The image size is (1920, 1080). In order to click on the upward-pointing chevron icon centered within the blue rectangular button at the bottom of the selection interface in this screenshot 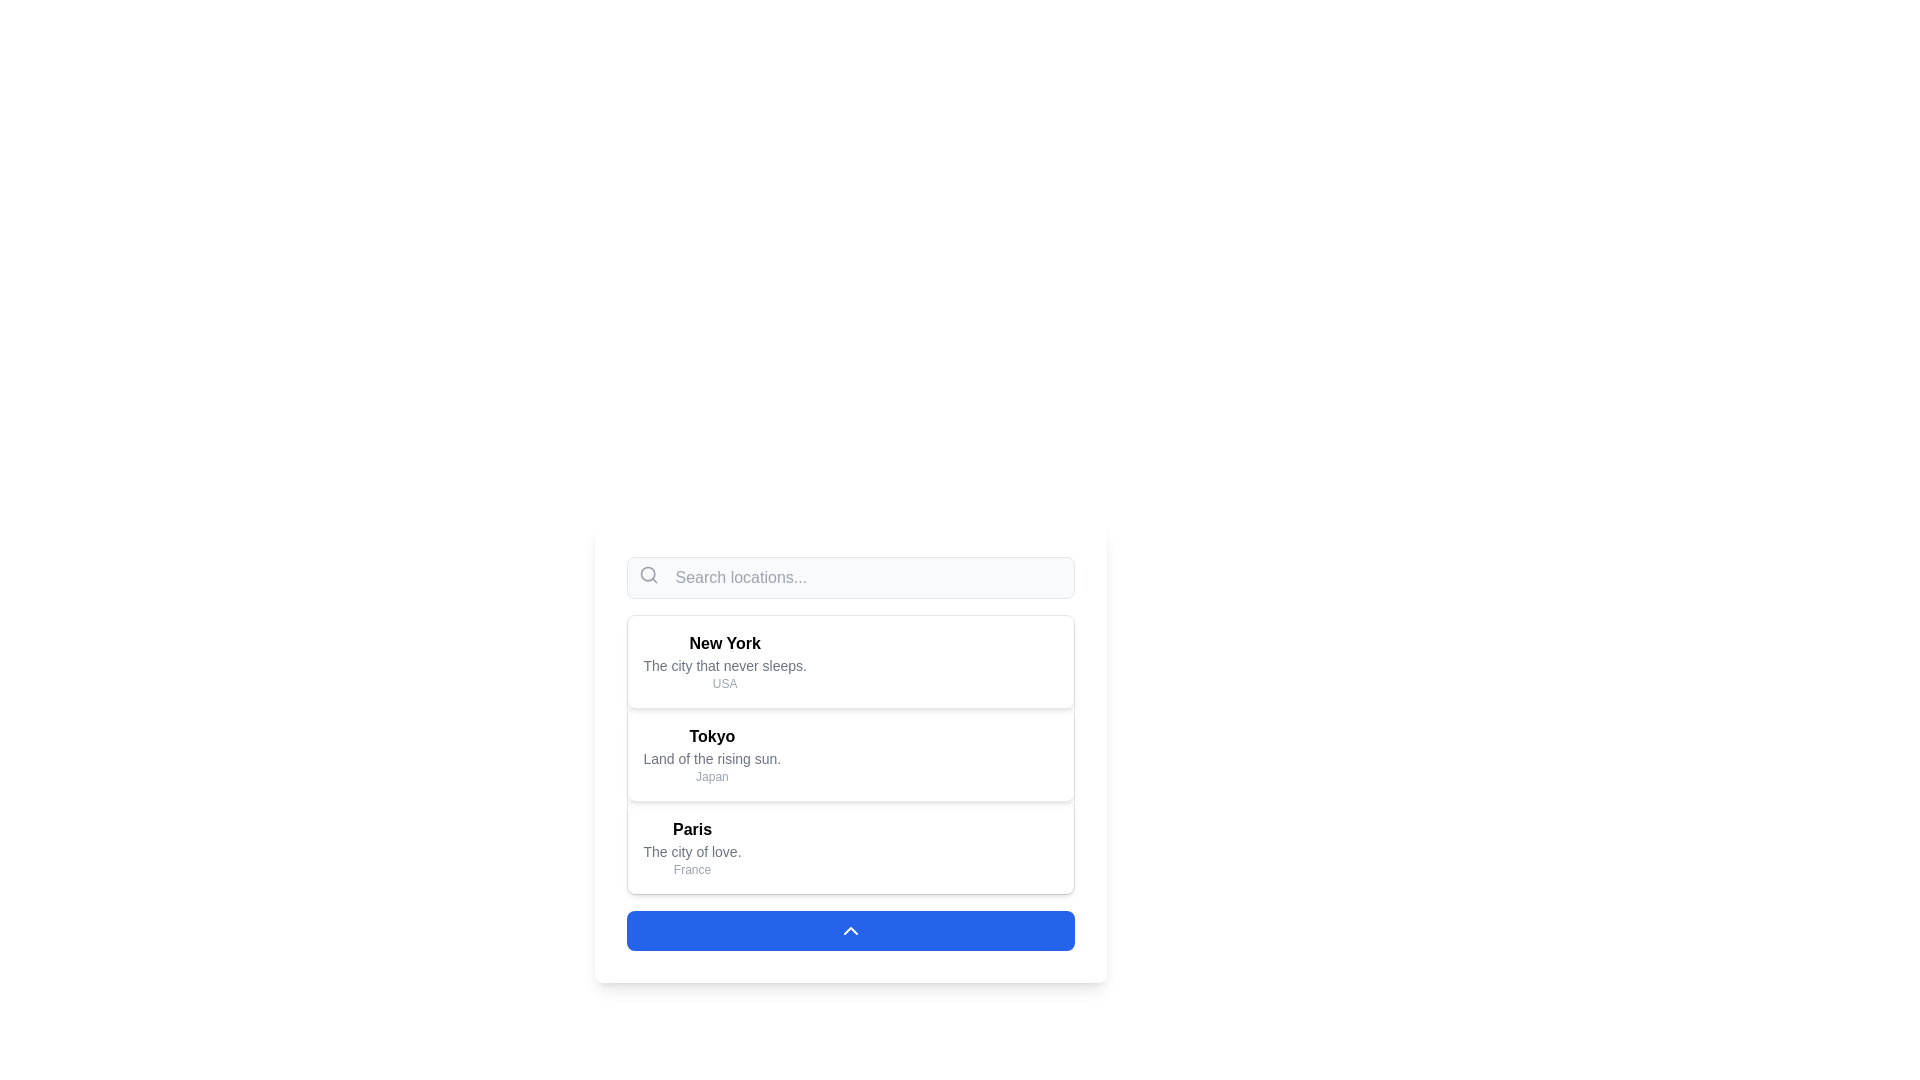, I will do `click(850, 930)`.